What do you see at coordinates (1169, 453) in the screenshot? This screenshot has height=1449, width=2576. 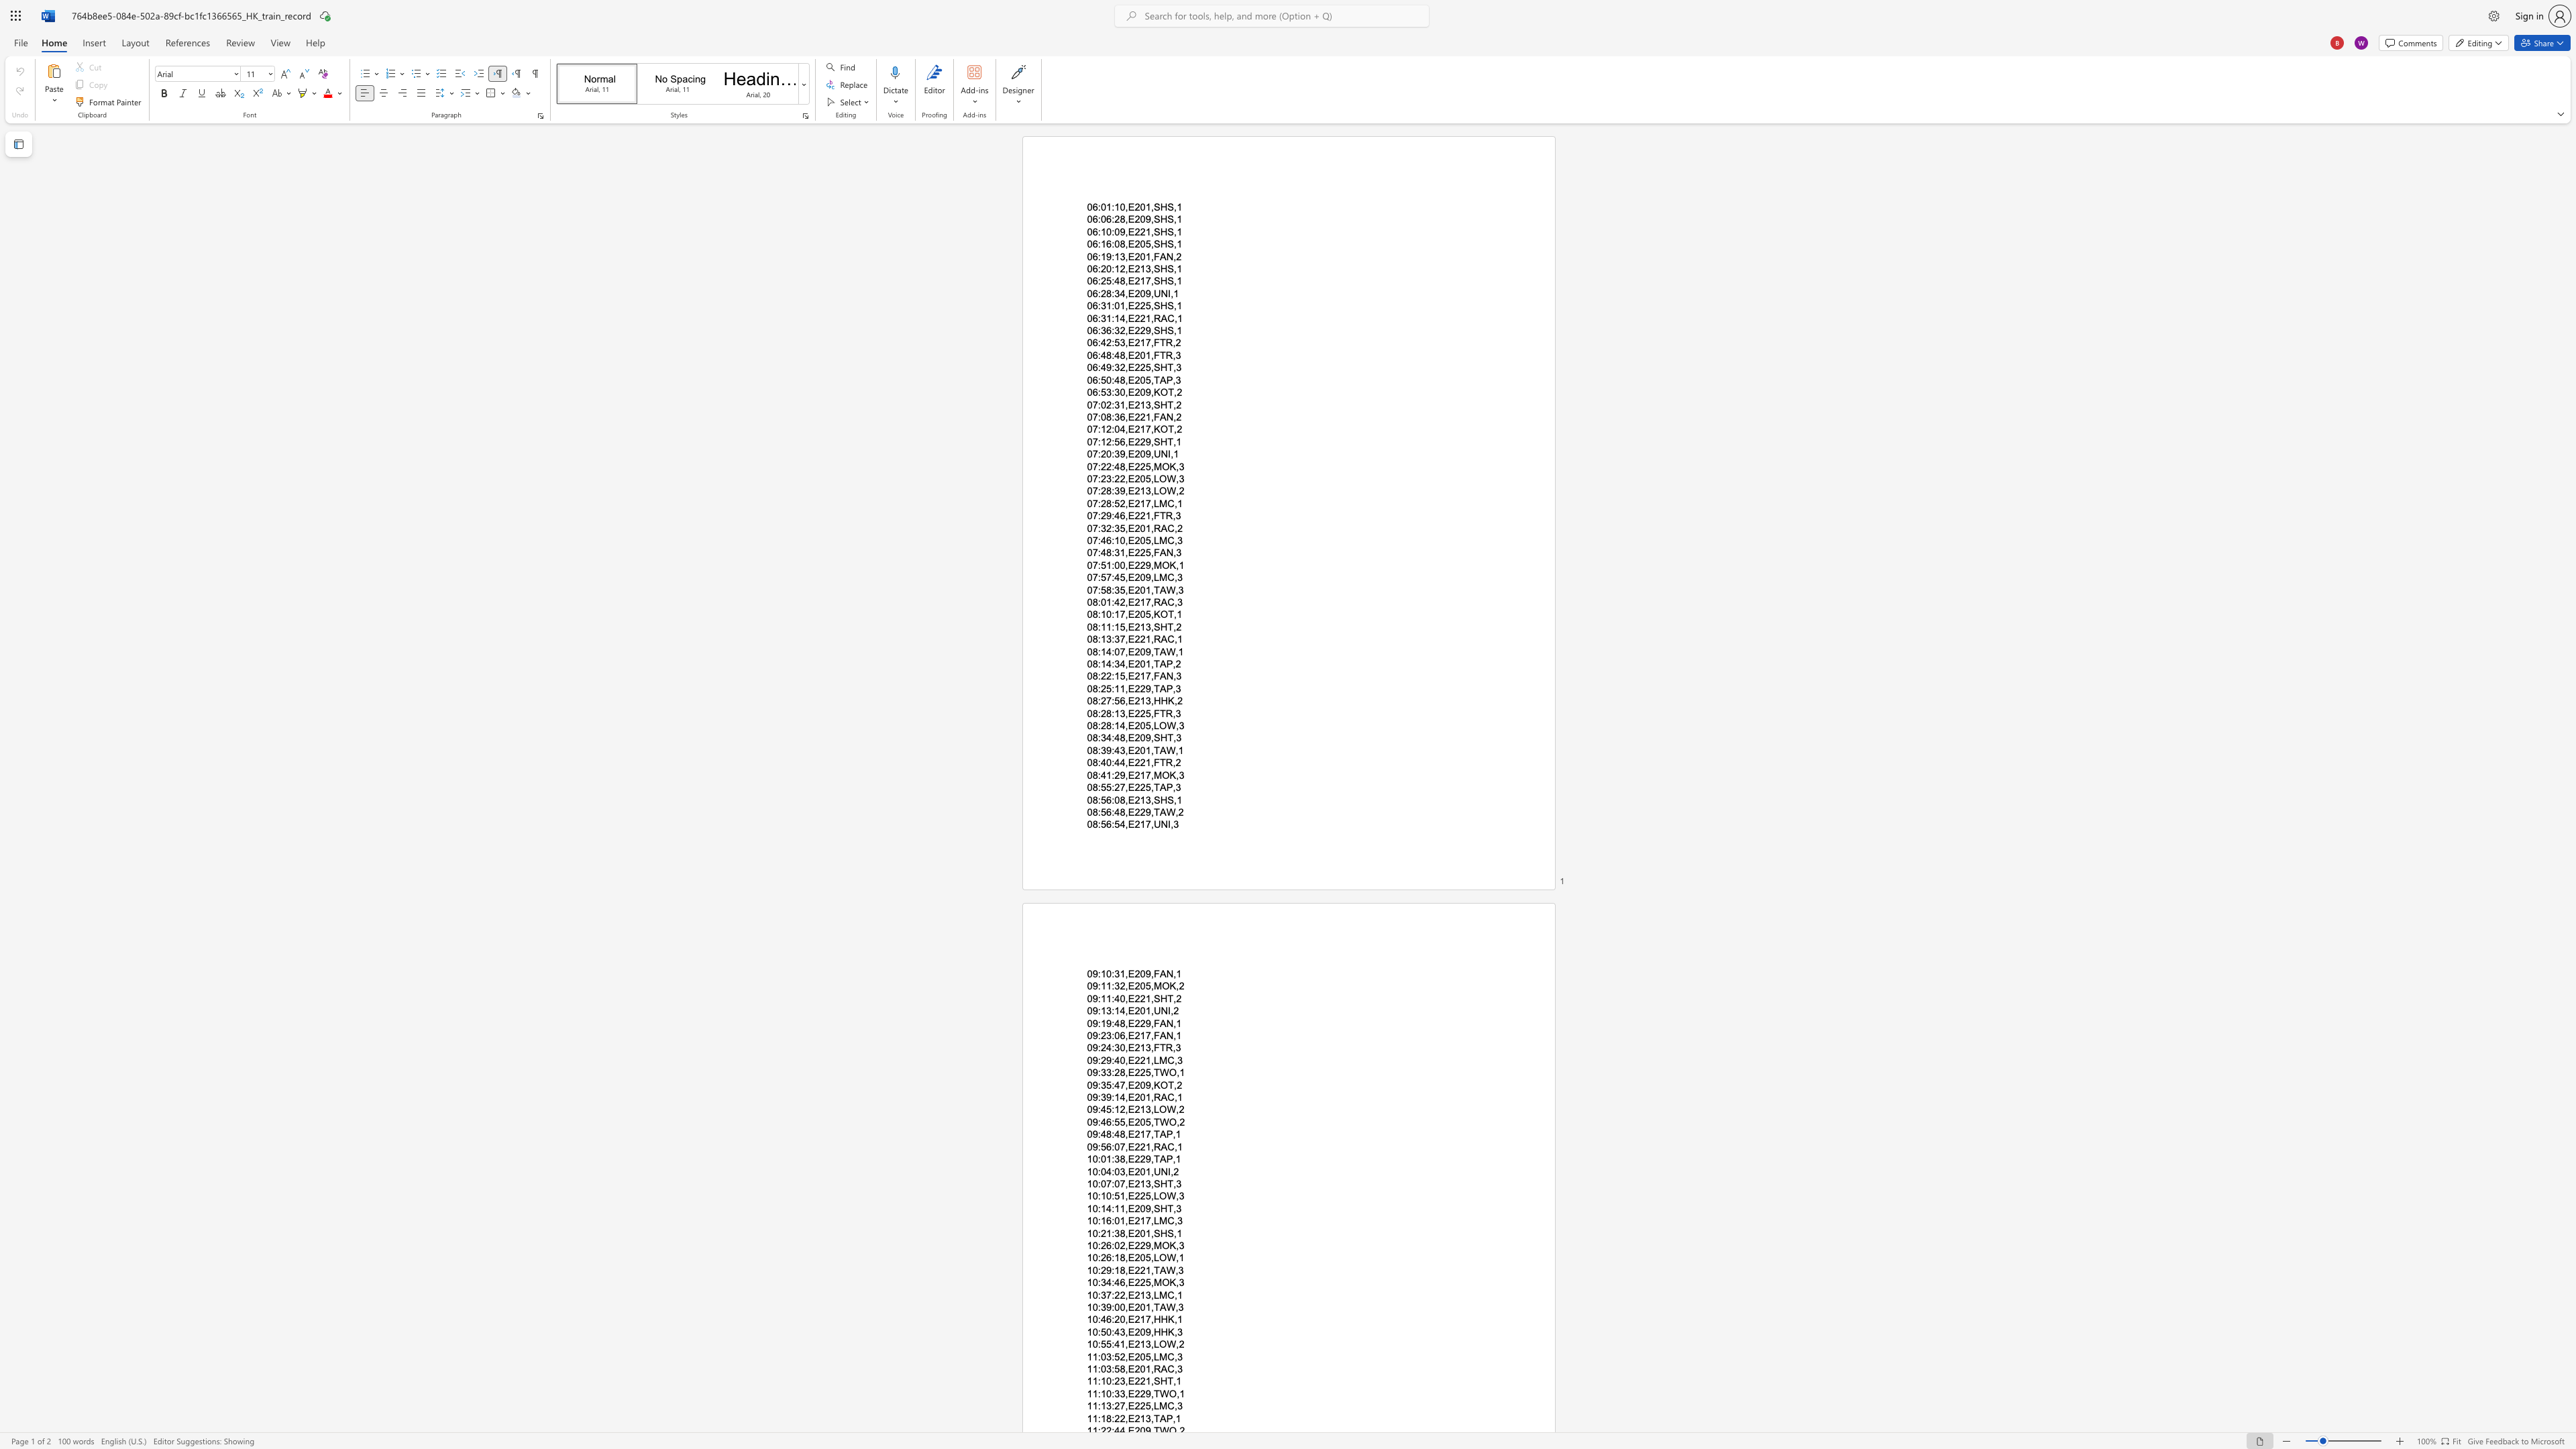 I see `the space between the continuous character "I" and "," in the text` at bounding box center [1169, 453].